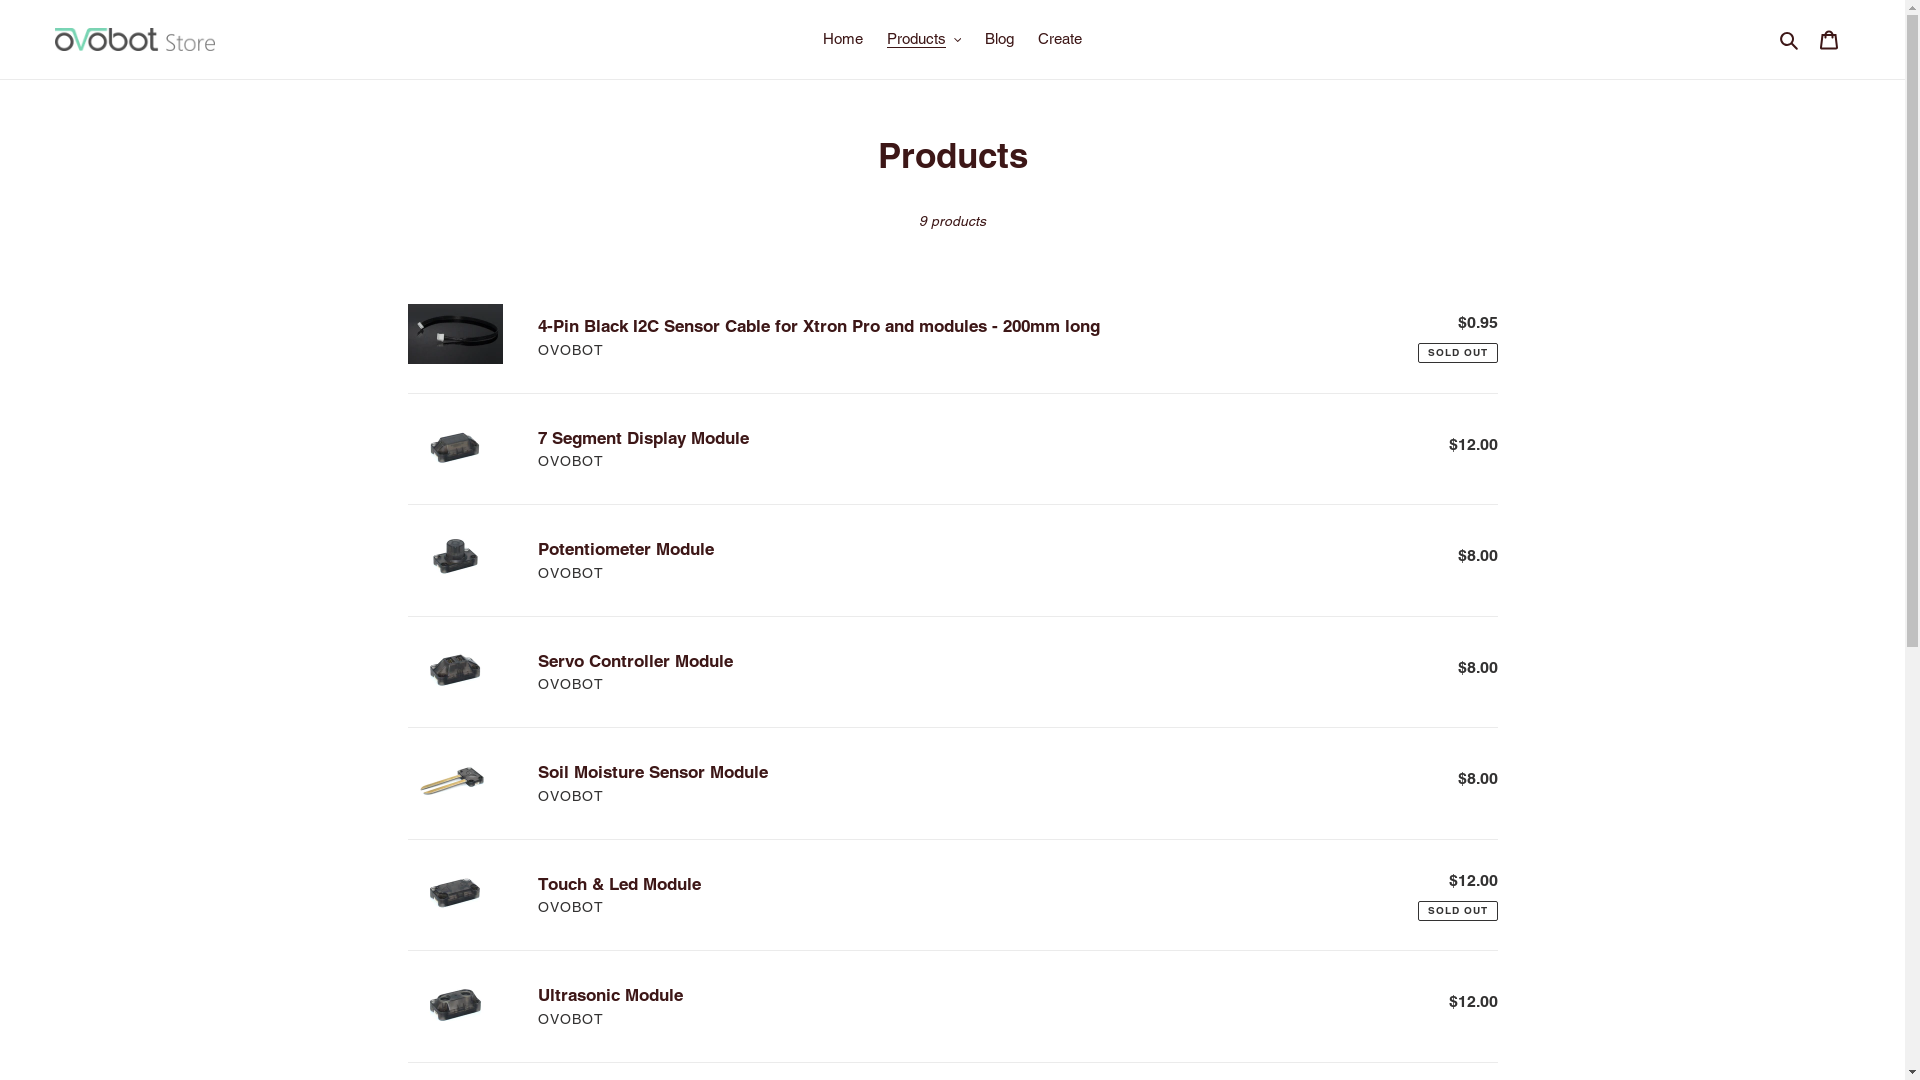 This screenshot has height=1080, width=1920. Describe the element at coordinates (877, 39) in the screenshot. I see `'Products'` at that location.